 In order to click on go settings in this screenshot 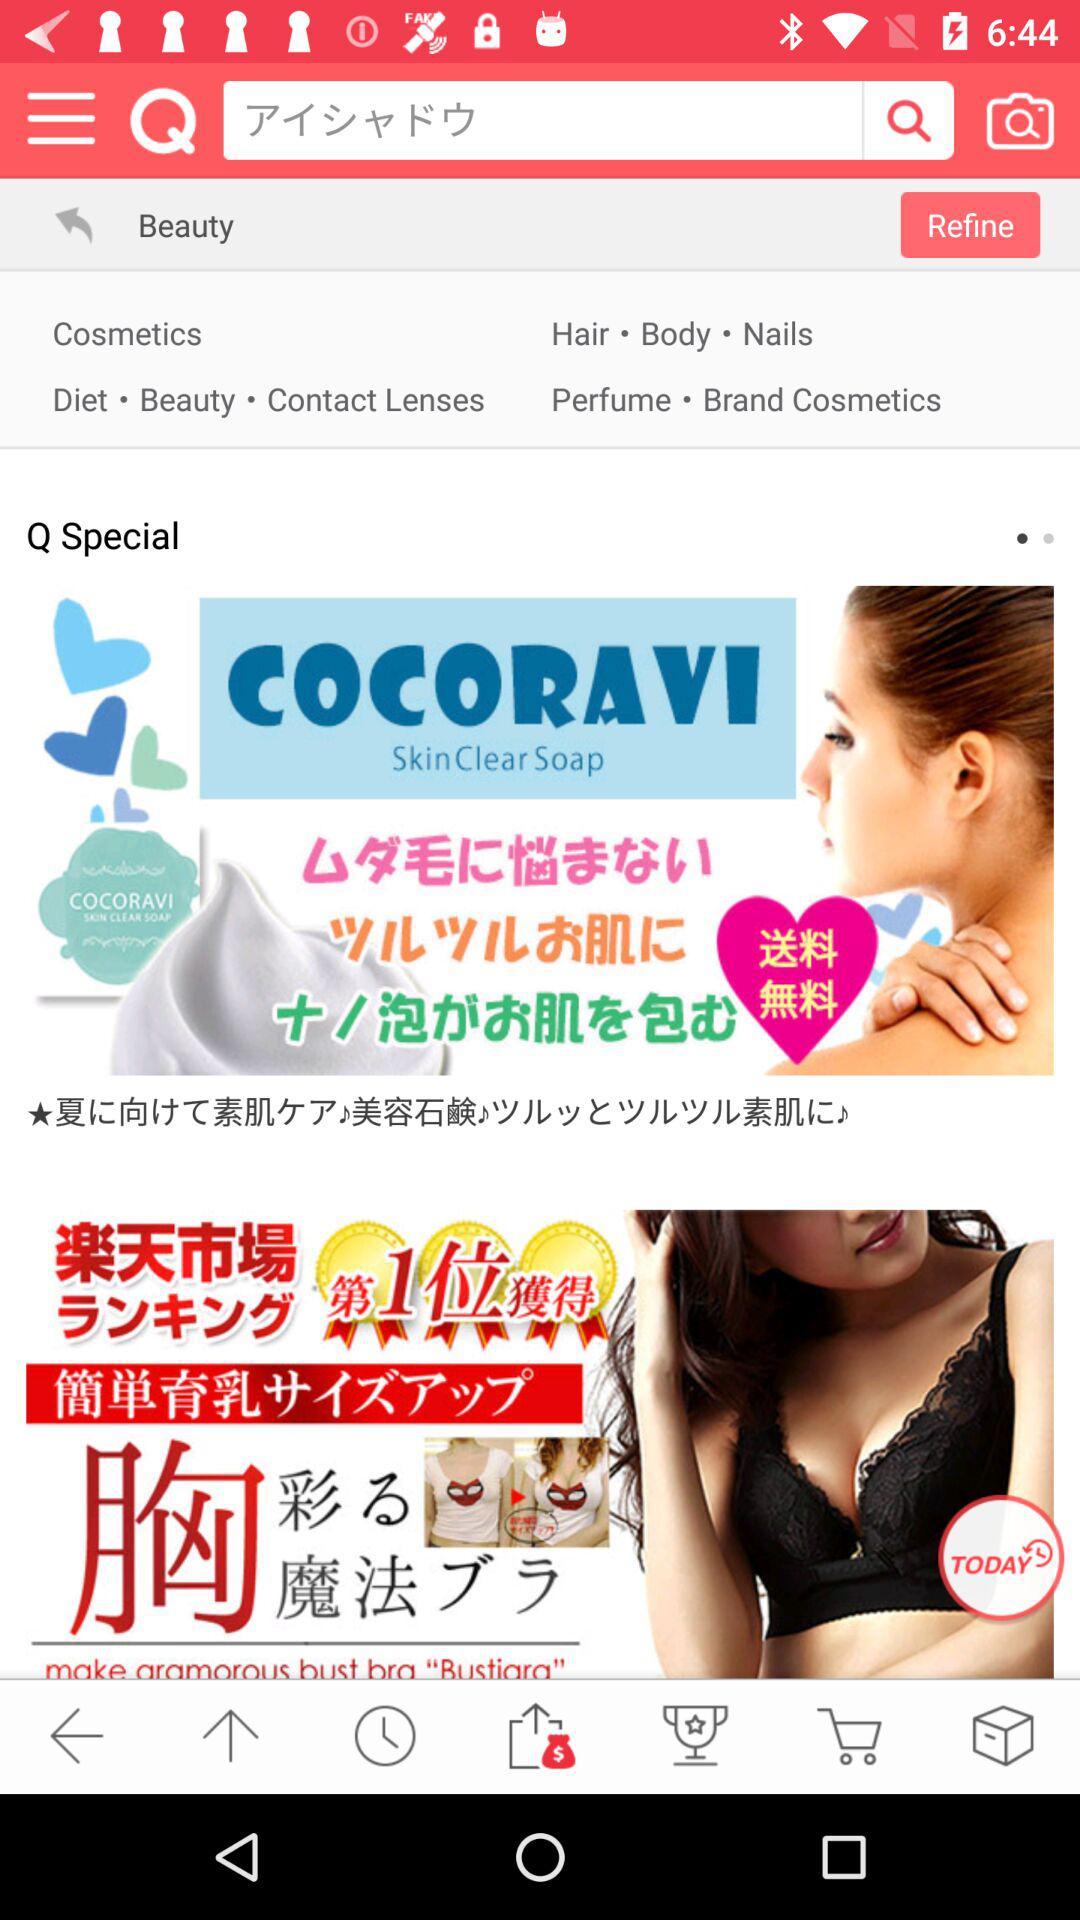, I will do `click(60, 119)`.